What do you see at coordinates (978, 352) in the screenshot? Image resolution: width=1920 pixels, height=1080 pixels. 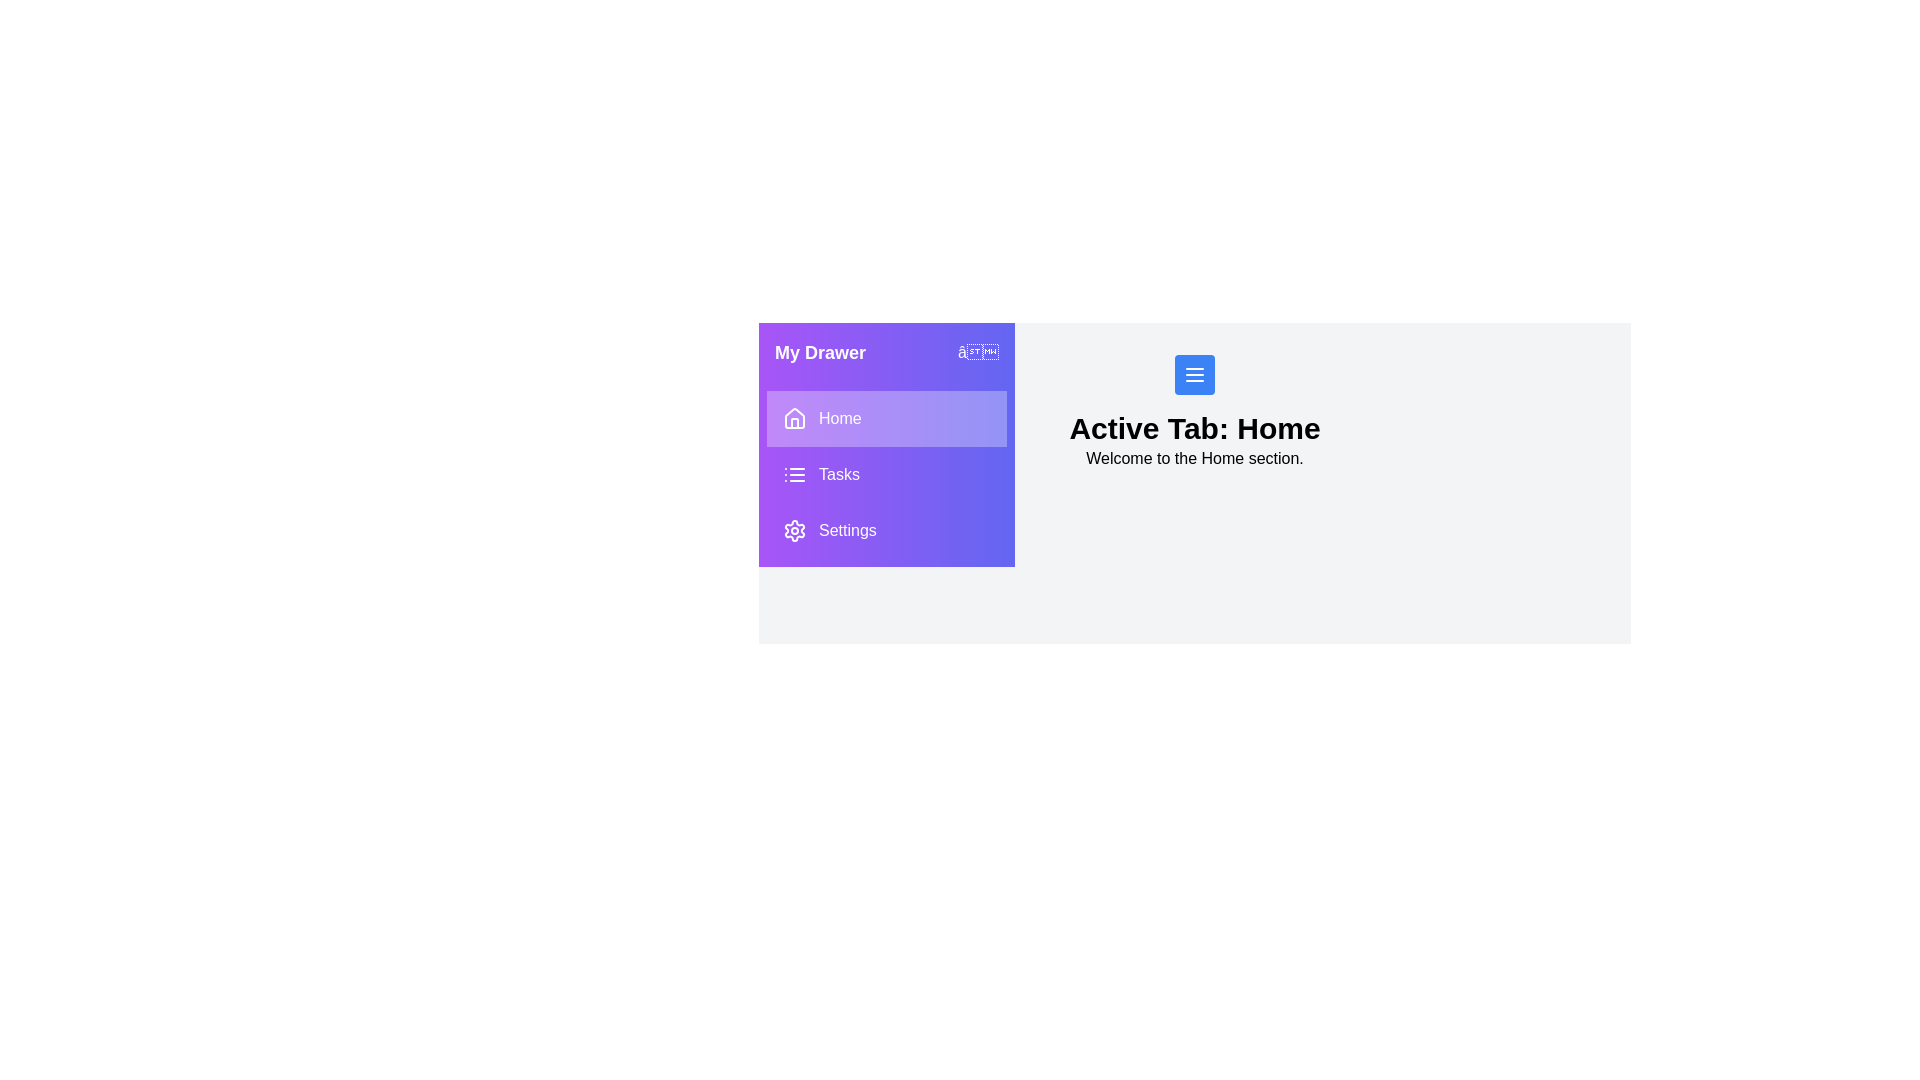 I see `the close button to toggle the drawer closed` at bounding box center [978, 352].